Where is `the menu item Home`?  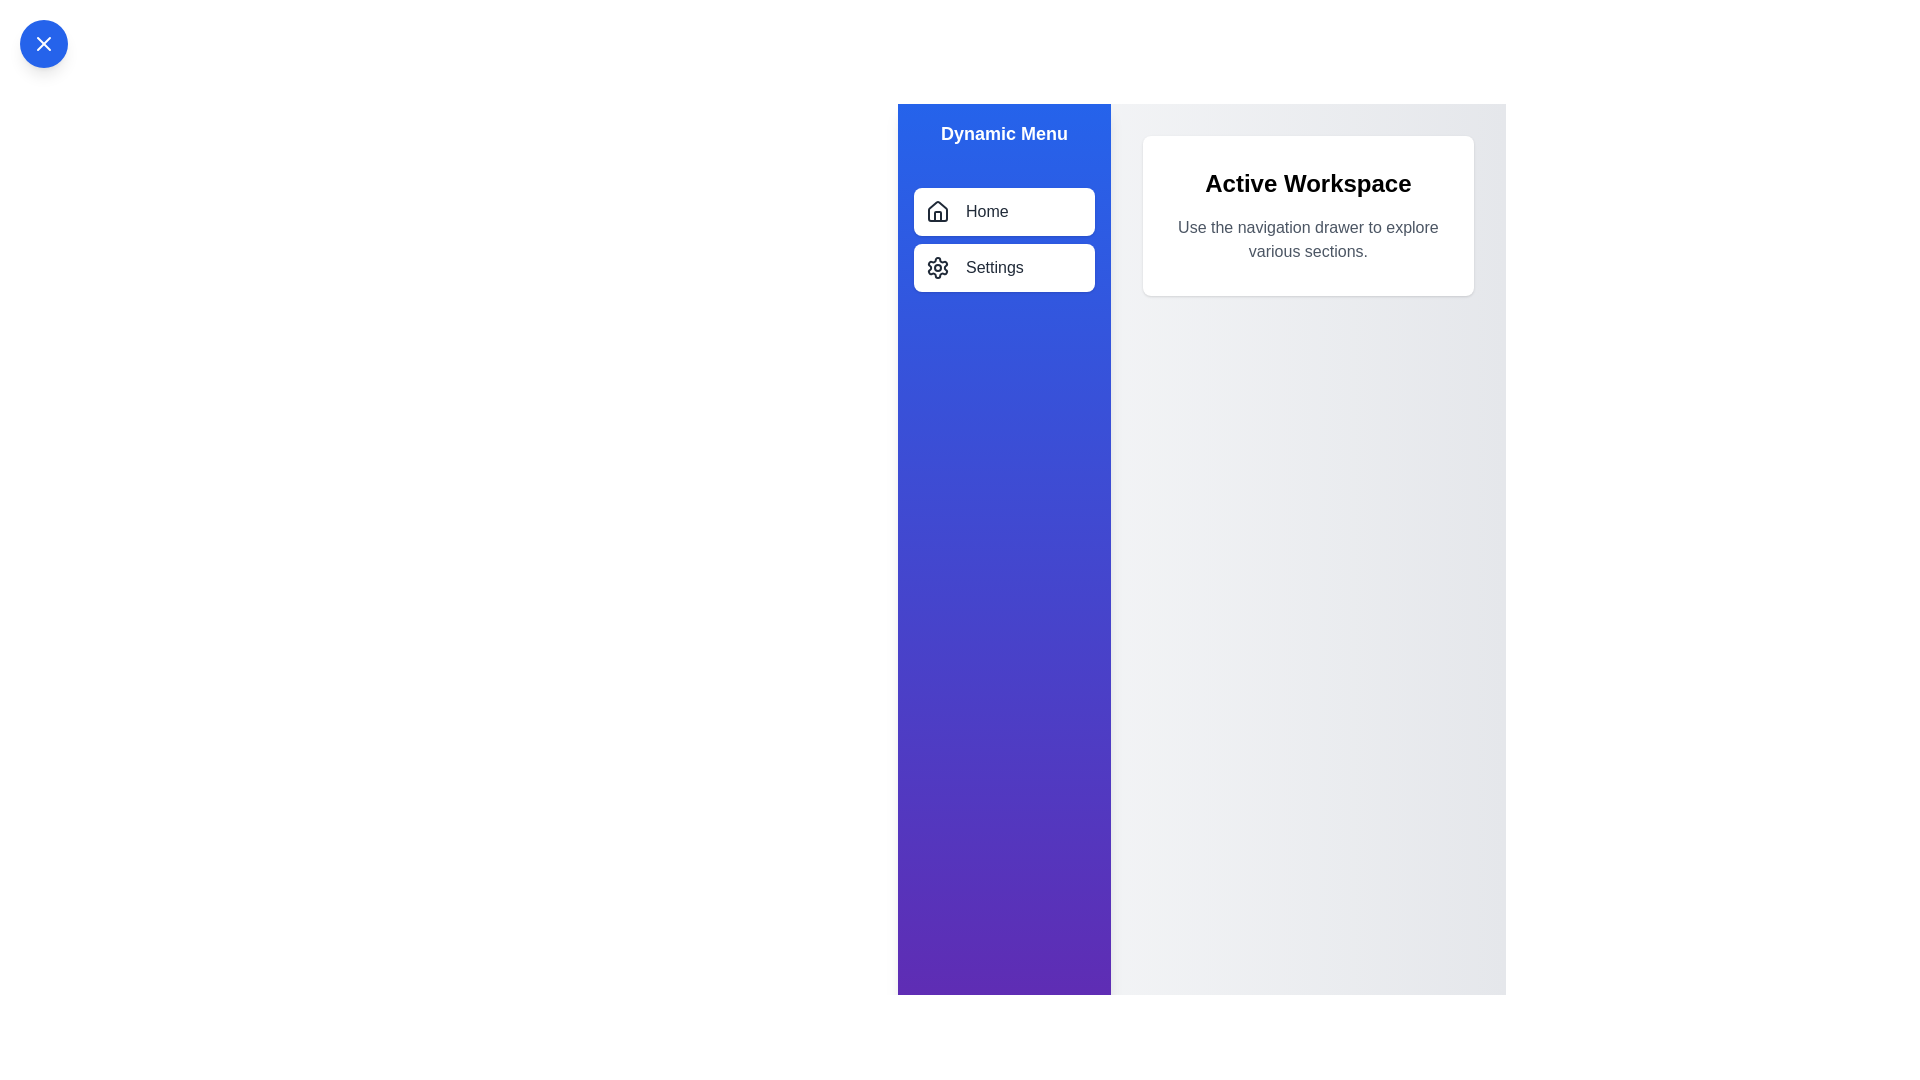
the menu item Home is located at coordinates (1003, 212).